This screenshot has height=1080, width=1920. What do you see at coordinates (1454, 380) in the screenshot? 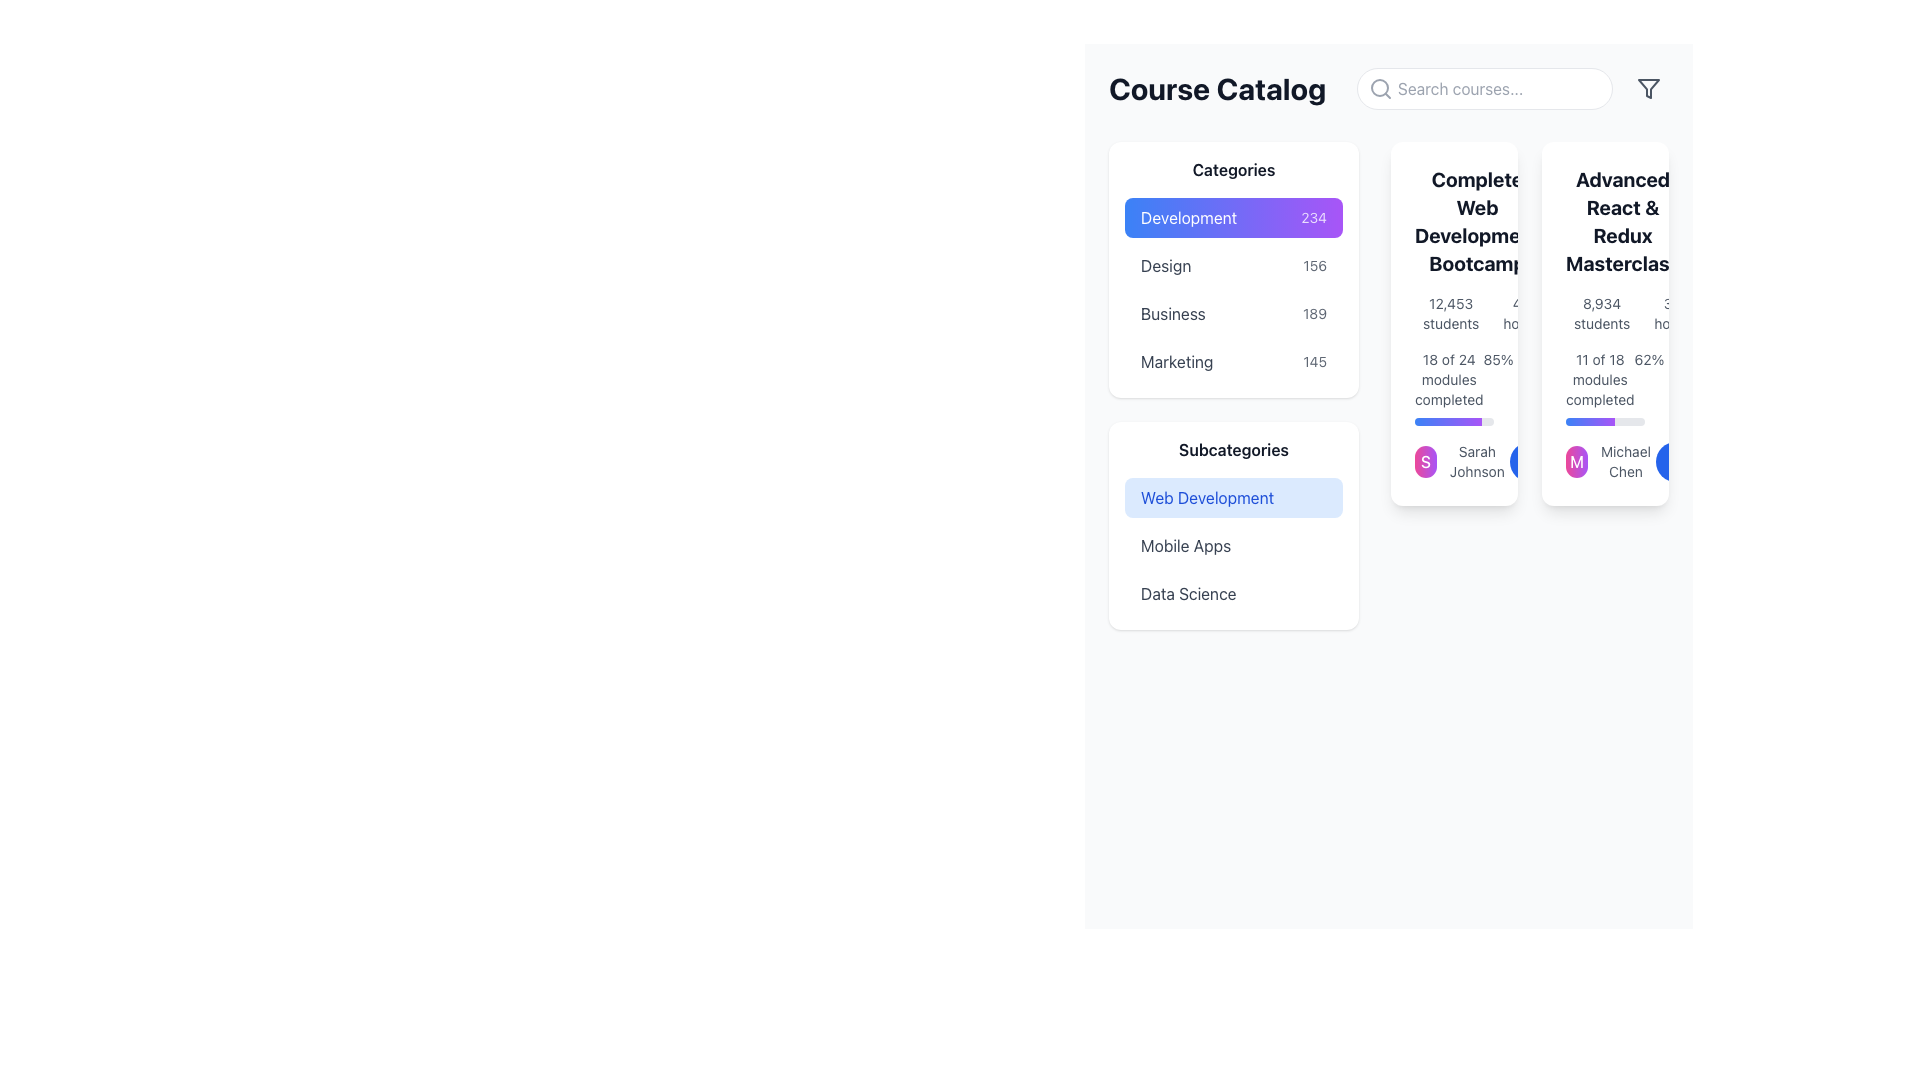
I see `the static text displaying progress information that shows the number of completed modules out of the total and the corresponding percentage progression, located in the central card below the course title` at bounding box center [1454, 380].